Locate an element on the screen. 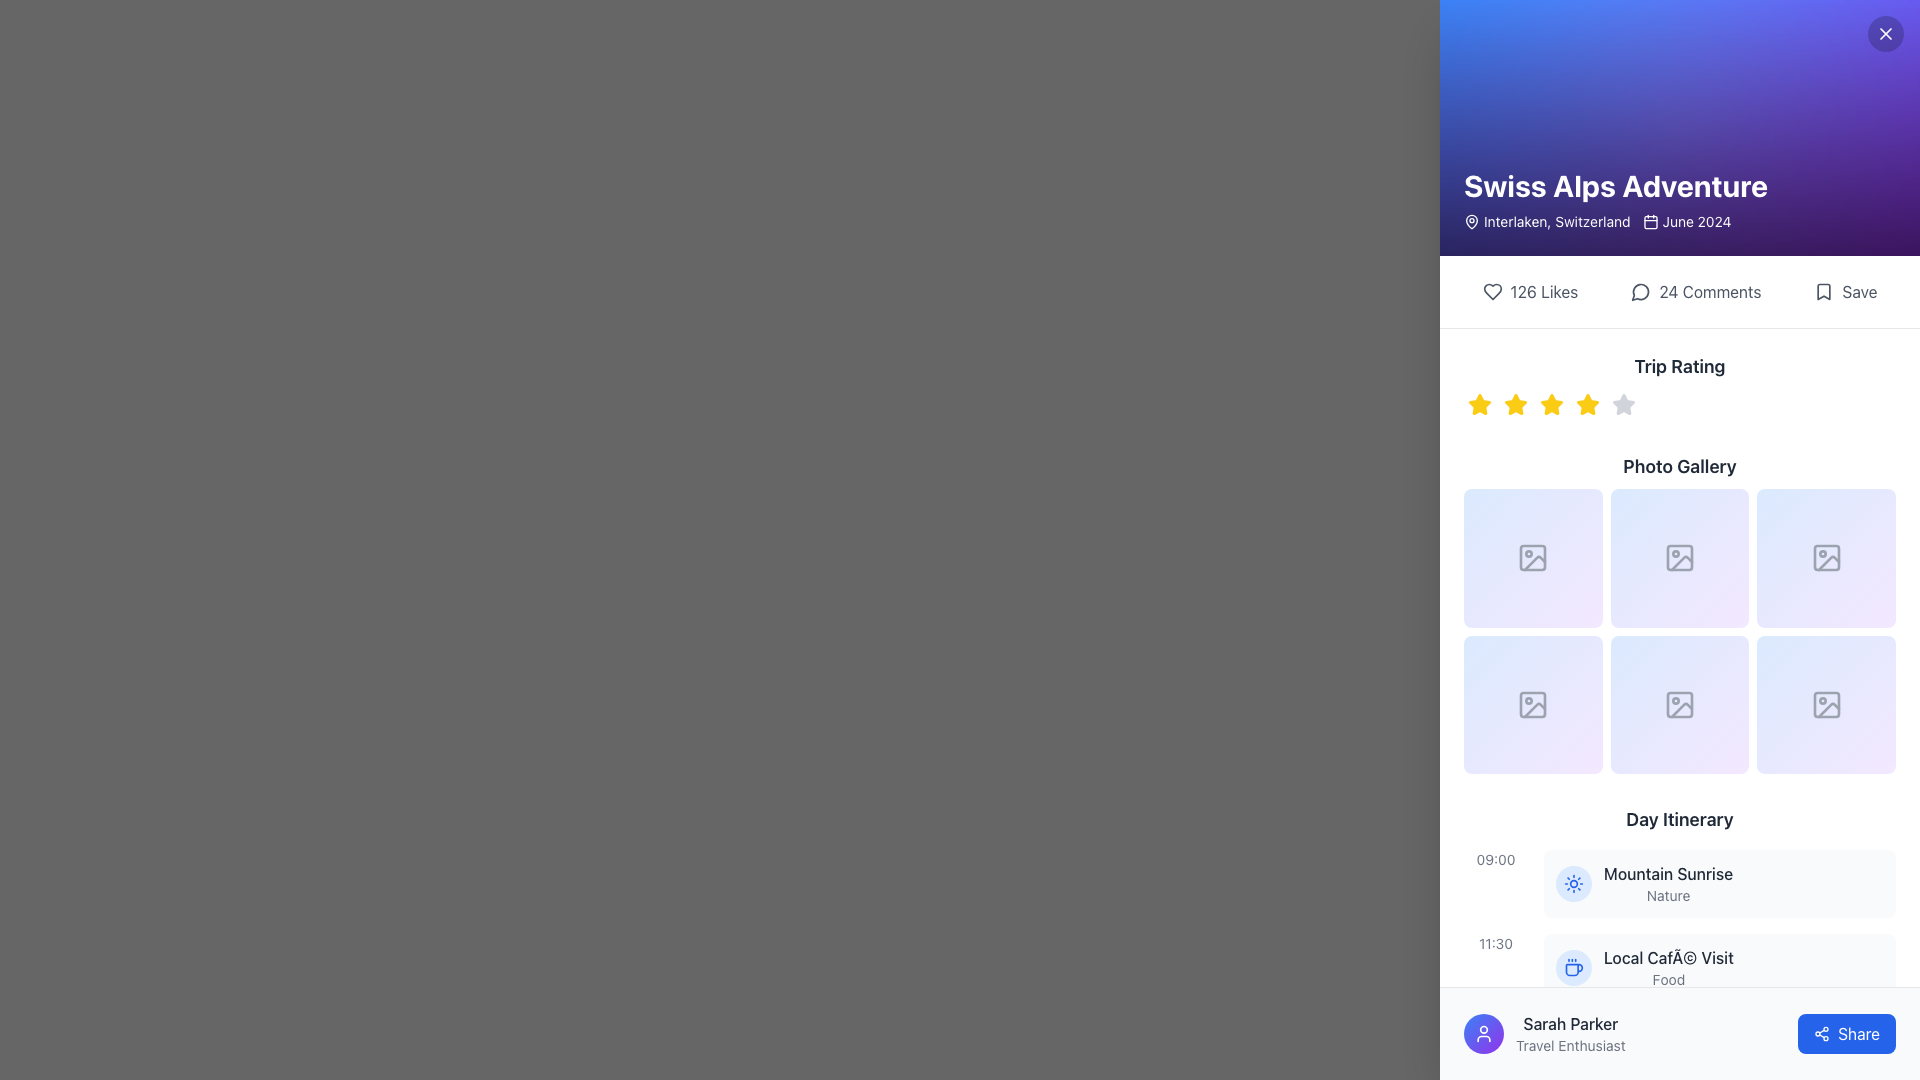  the small rounded rectangle element that is part of the image placeholder icon in the top-left corner of the six-grid photo gallery section is located at coordinates (1532, 558).